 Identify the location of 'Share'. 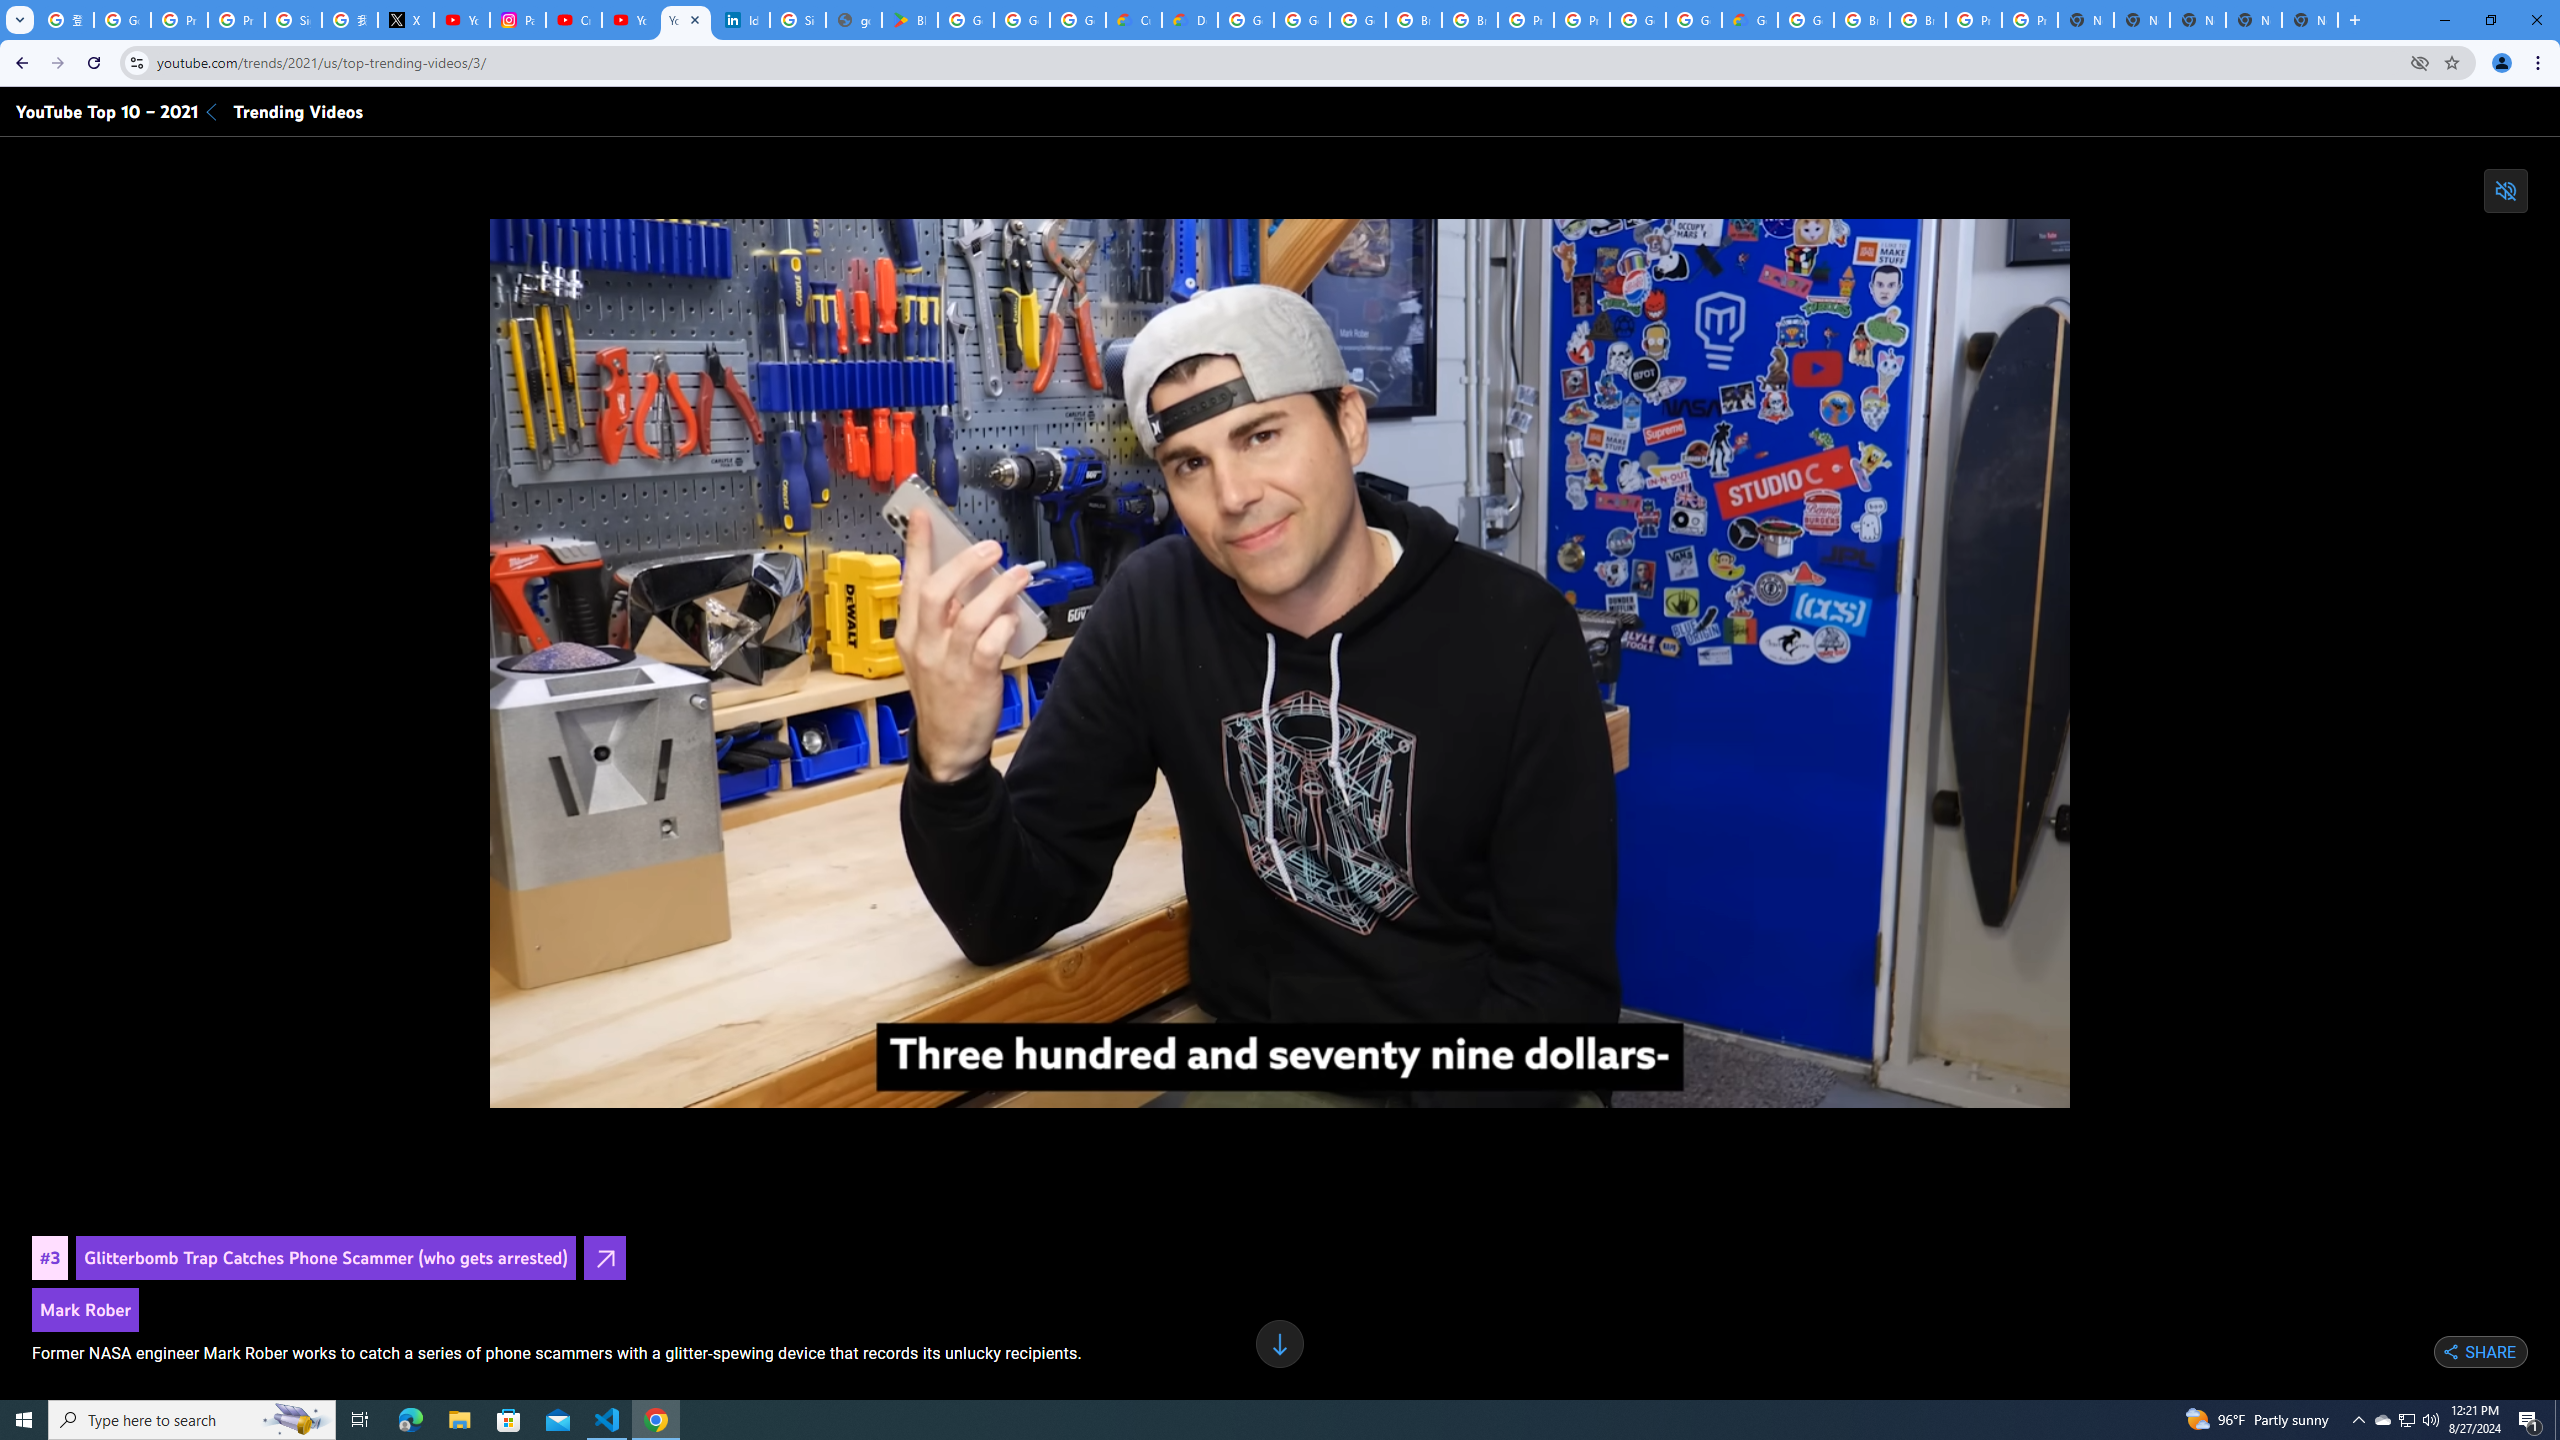
(2479, 1351).